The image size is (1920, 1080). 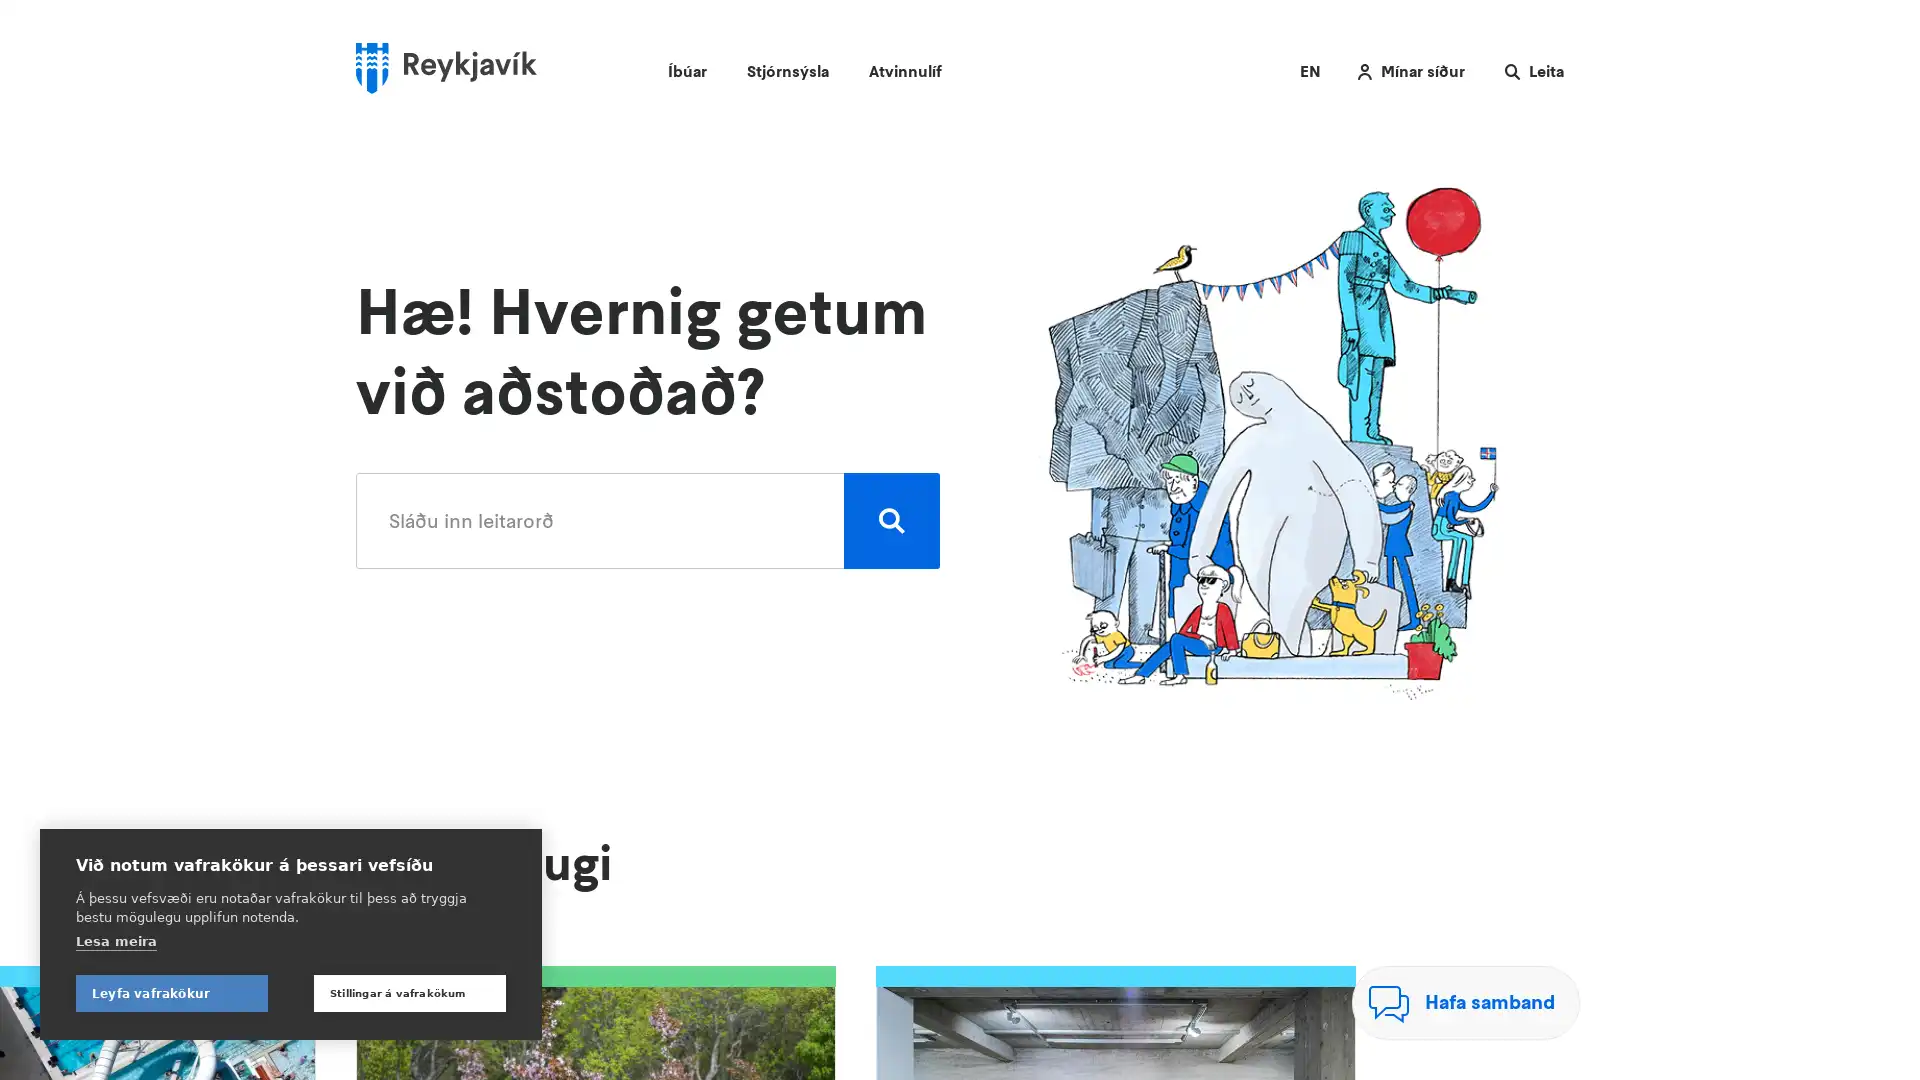 What do you see at coordinates (172, 993) in the screenshot?
I see `Leyfa vafrakokur` at bounding box center [172, 993].